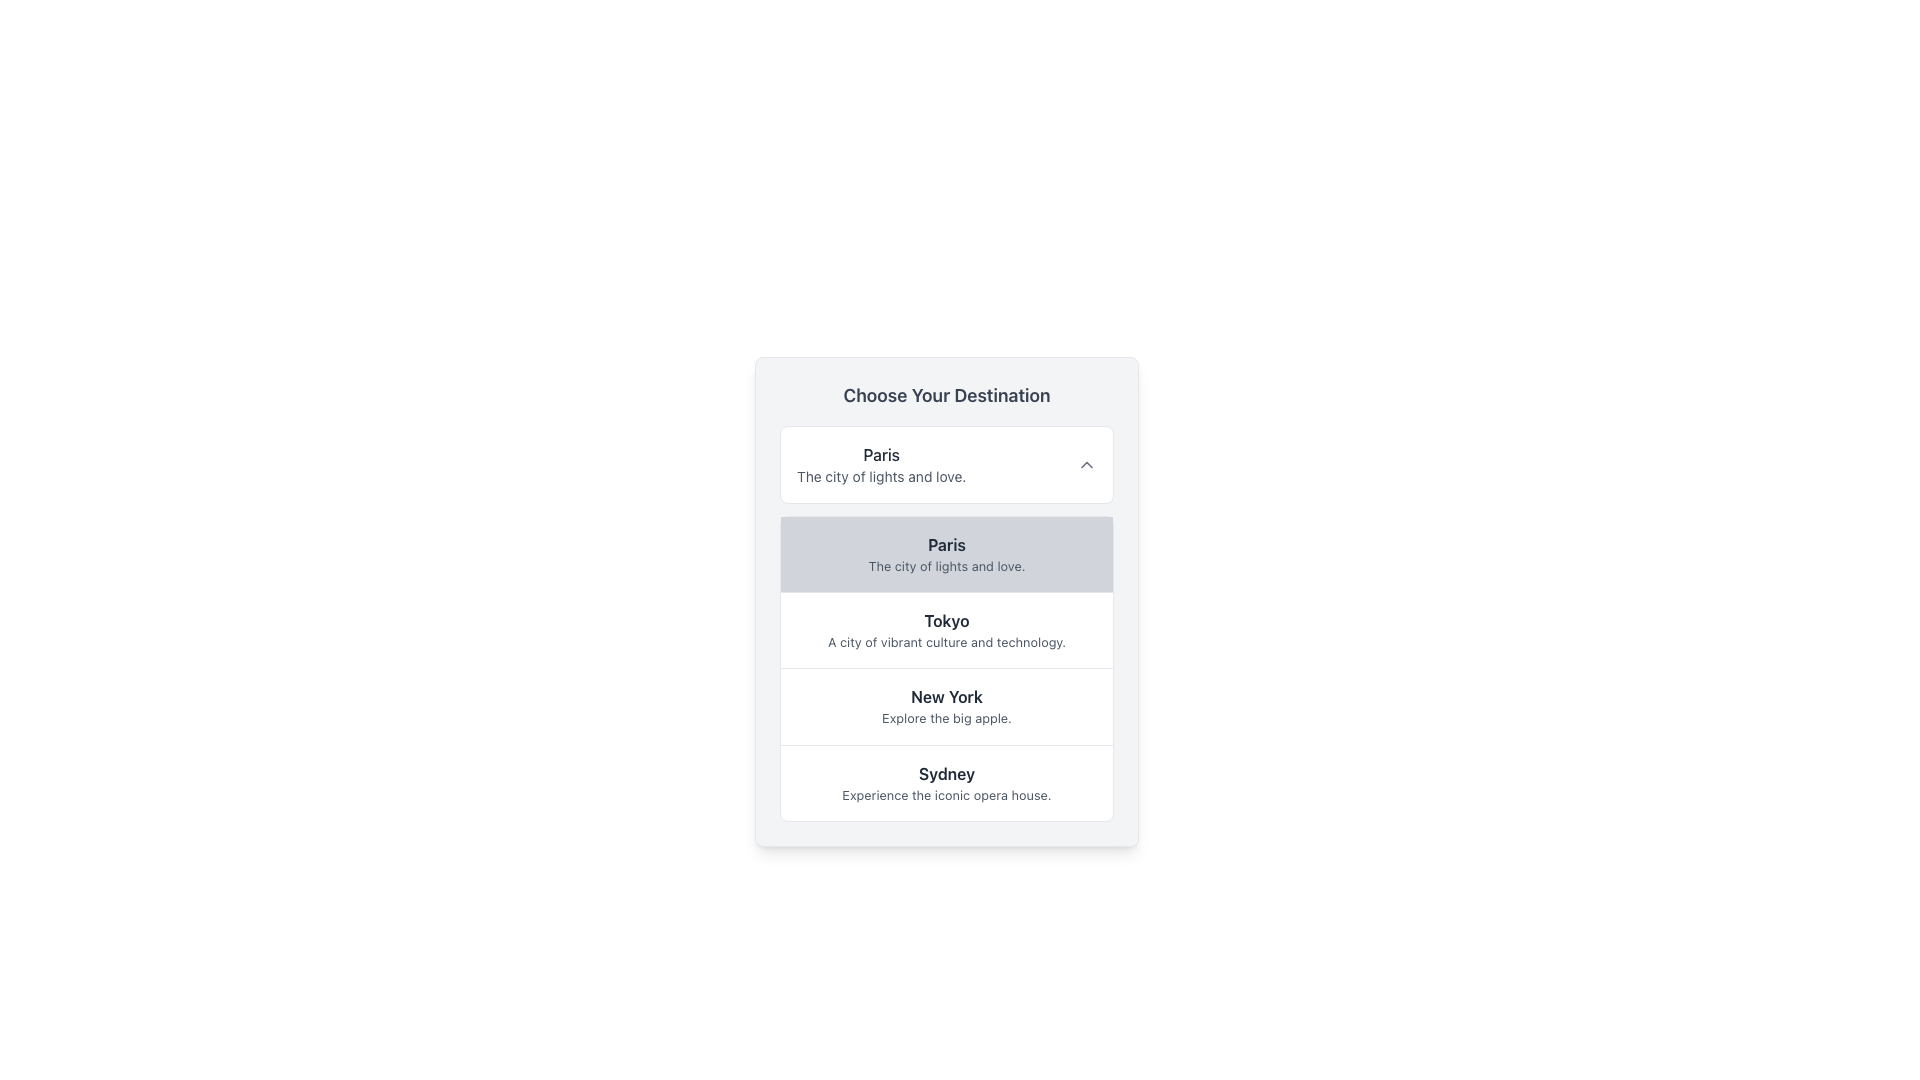 The height and width of the screenshot is (1080, 1920). Describe the element at coordinates (945, 772) in the screenshot. I see `the content of the Text Label that serves as the title for the associated card about Sydney, positioned at the top of the last card in a vertical list` at that location.